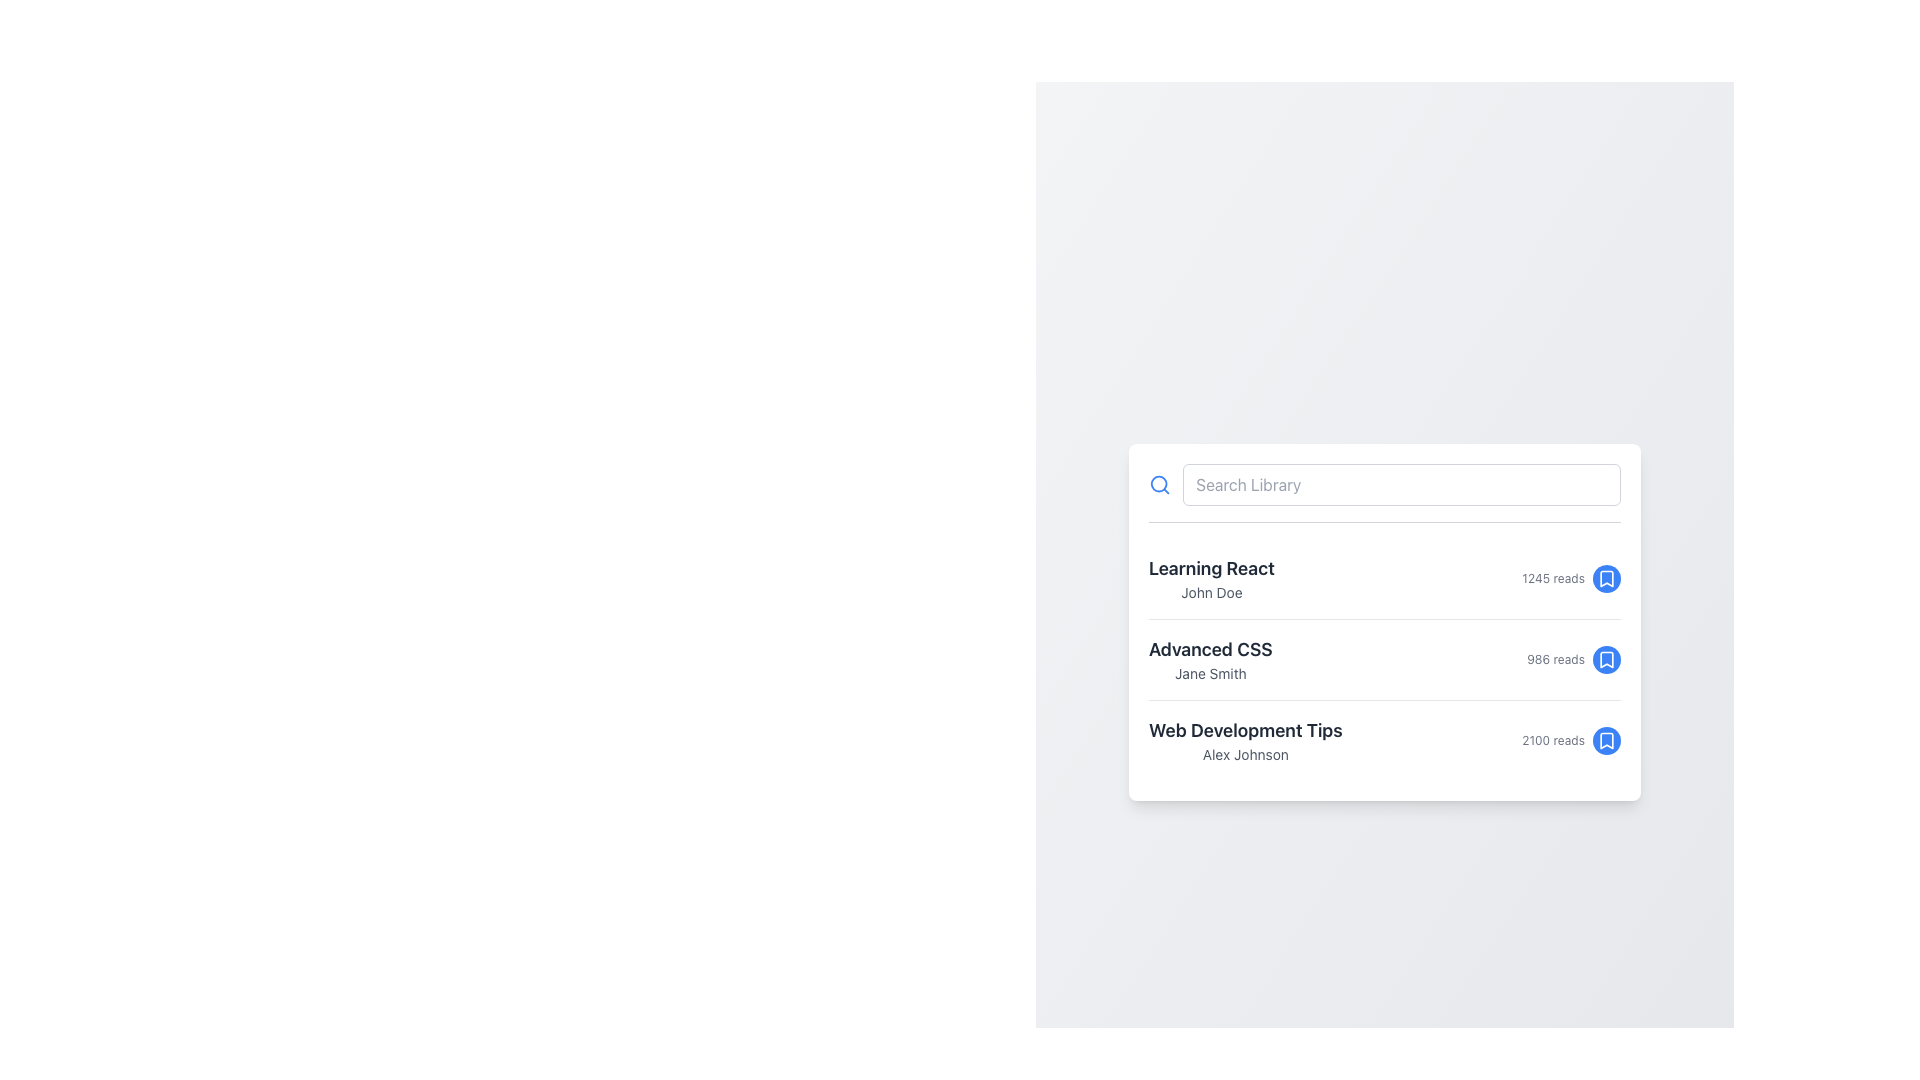 This screenshot has width=1920, height=1080. What do you see at coordinates (1570, 578) in the screenshot?
I see `the text label indicating the number of reads (1245) for the item 'Learning React' by moving the cursor to its location` at bounding box center [1570, 578].